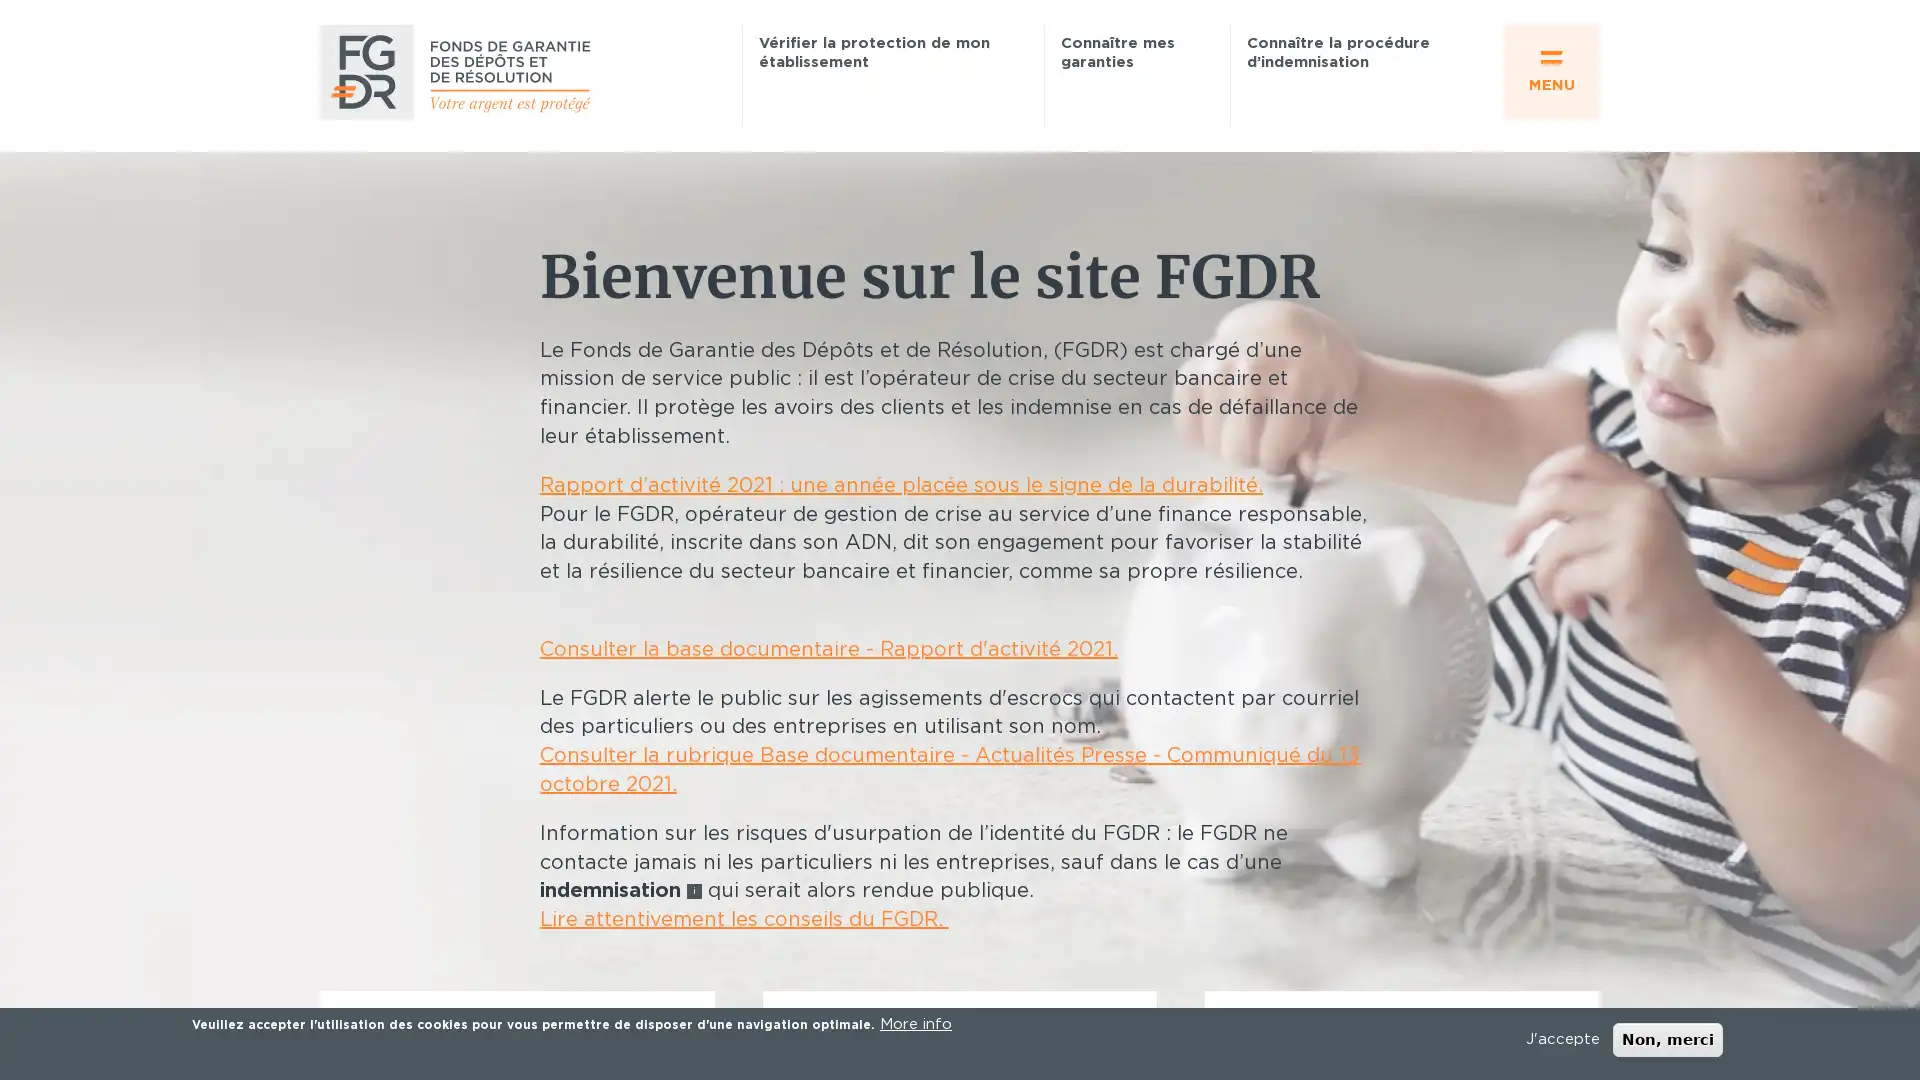 This screenshot has width=1920, height=1080. What do you see at coordinates (1550, 71) in the screenshot?
I see `MENU` at bounding box center [1550, 71].